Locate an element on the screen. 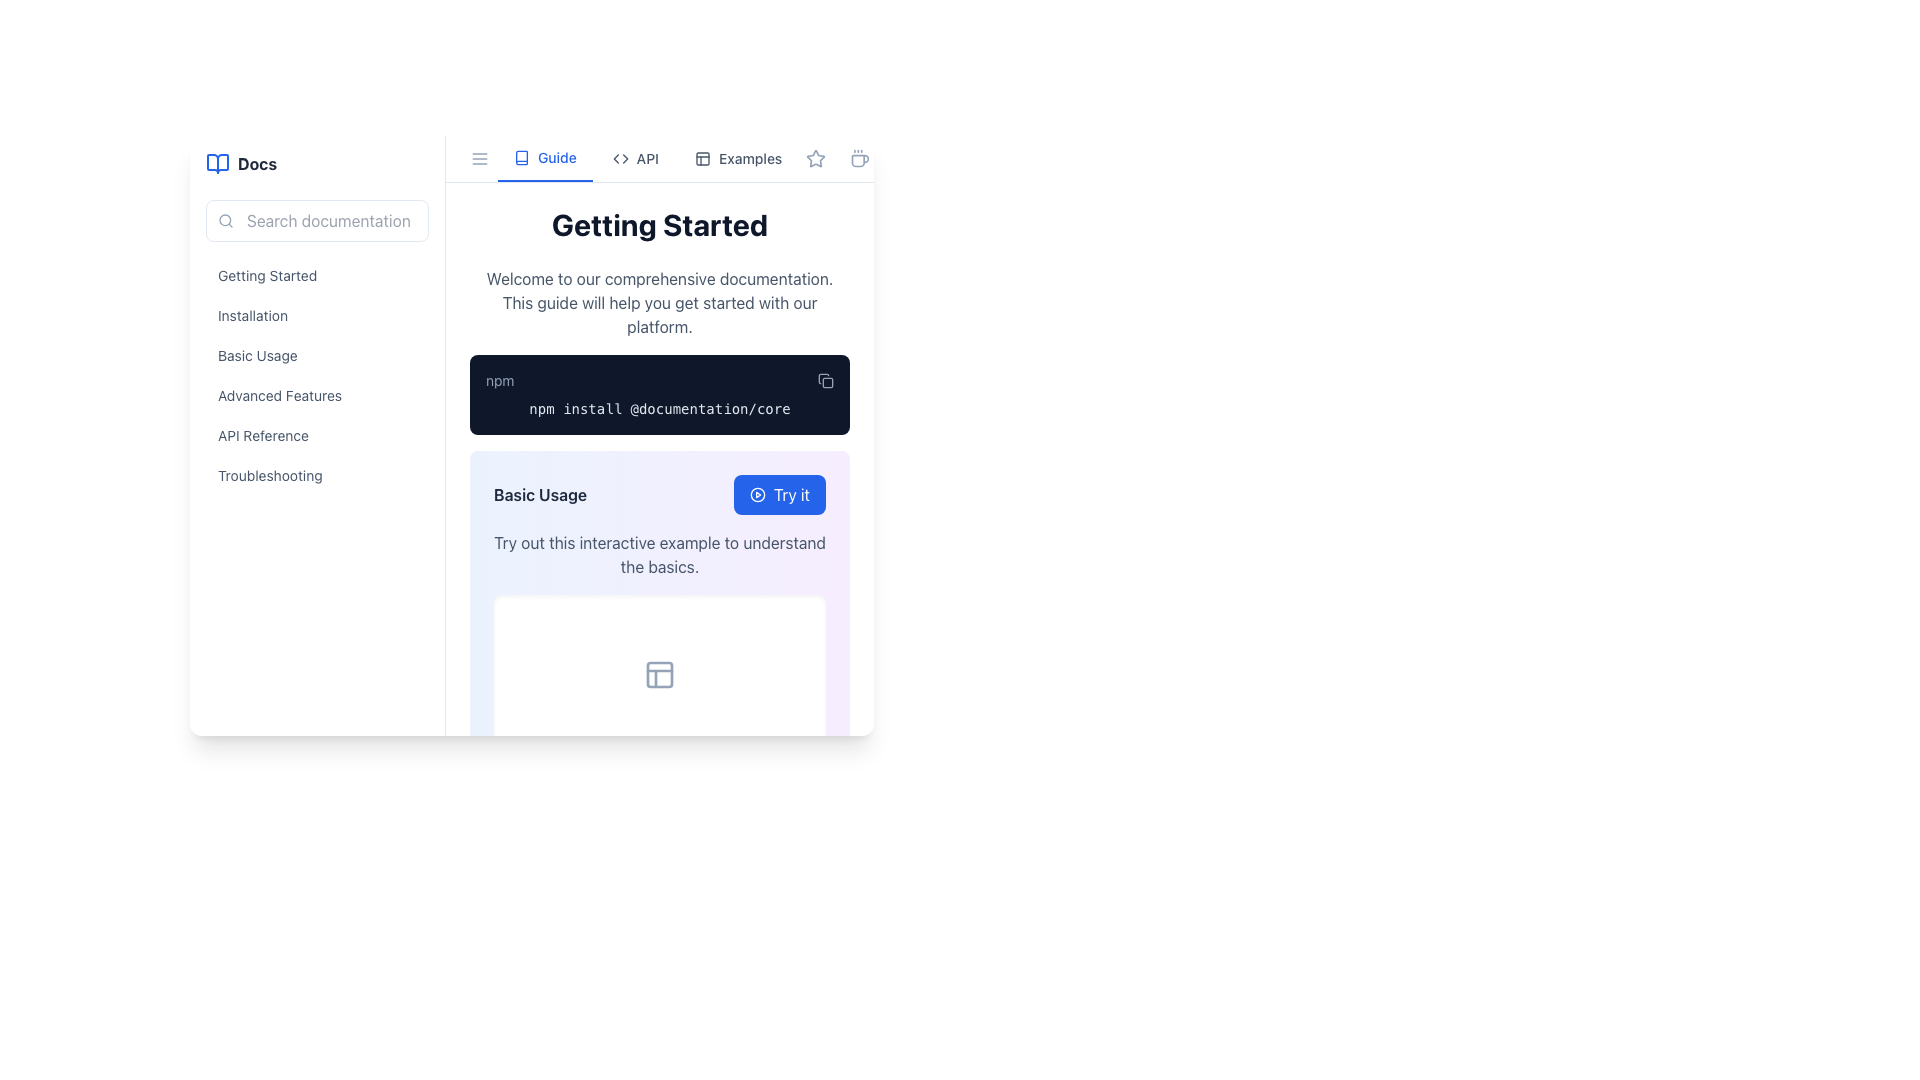 The height and width of the screenshot is (1080, 1920). the 'Advanced Features' button in the sidebar menu is located at coordinates (316, 396).